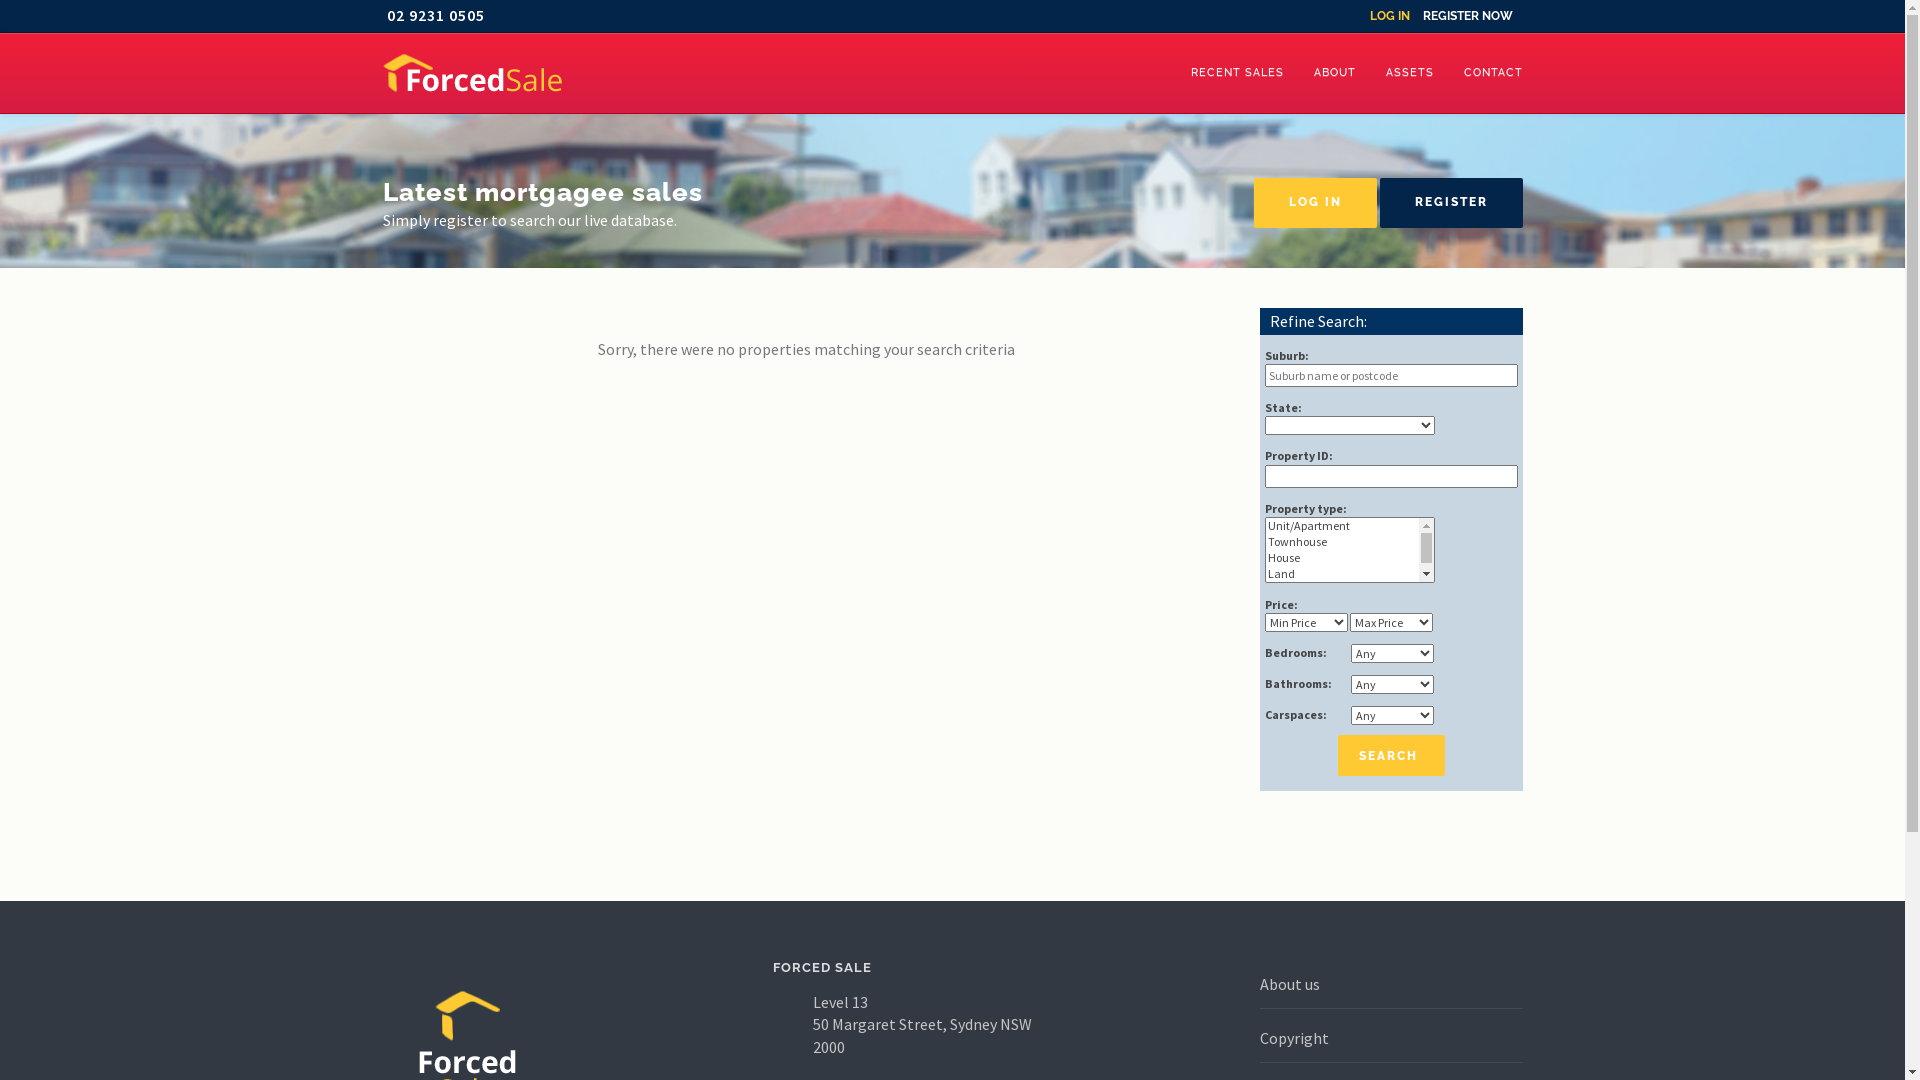 The image size is (1920, 1080). Describe the element at coordinates (1492, 72) in the screenshot. I see `'CONTACT'` at that location.